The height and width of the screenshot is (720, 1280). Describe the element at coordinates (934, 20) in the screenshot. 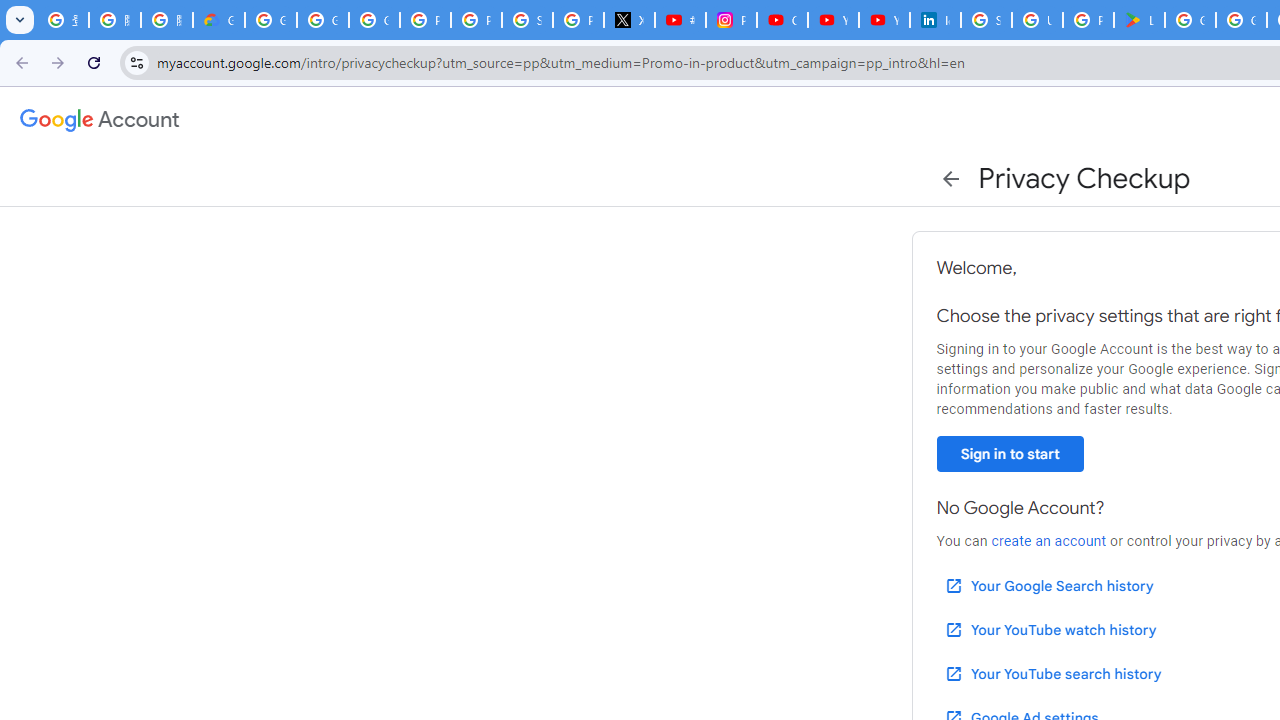

I see `'Identity verification via Persona | LinkedIn Help'` at that location.